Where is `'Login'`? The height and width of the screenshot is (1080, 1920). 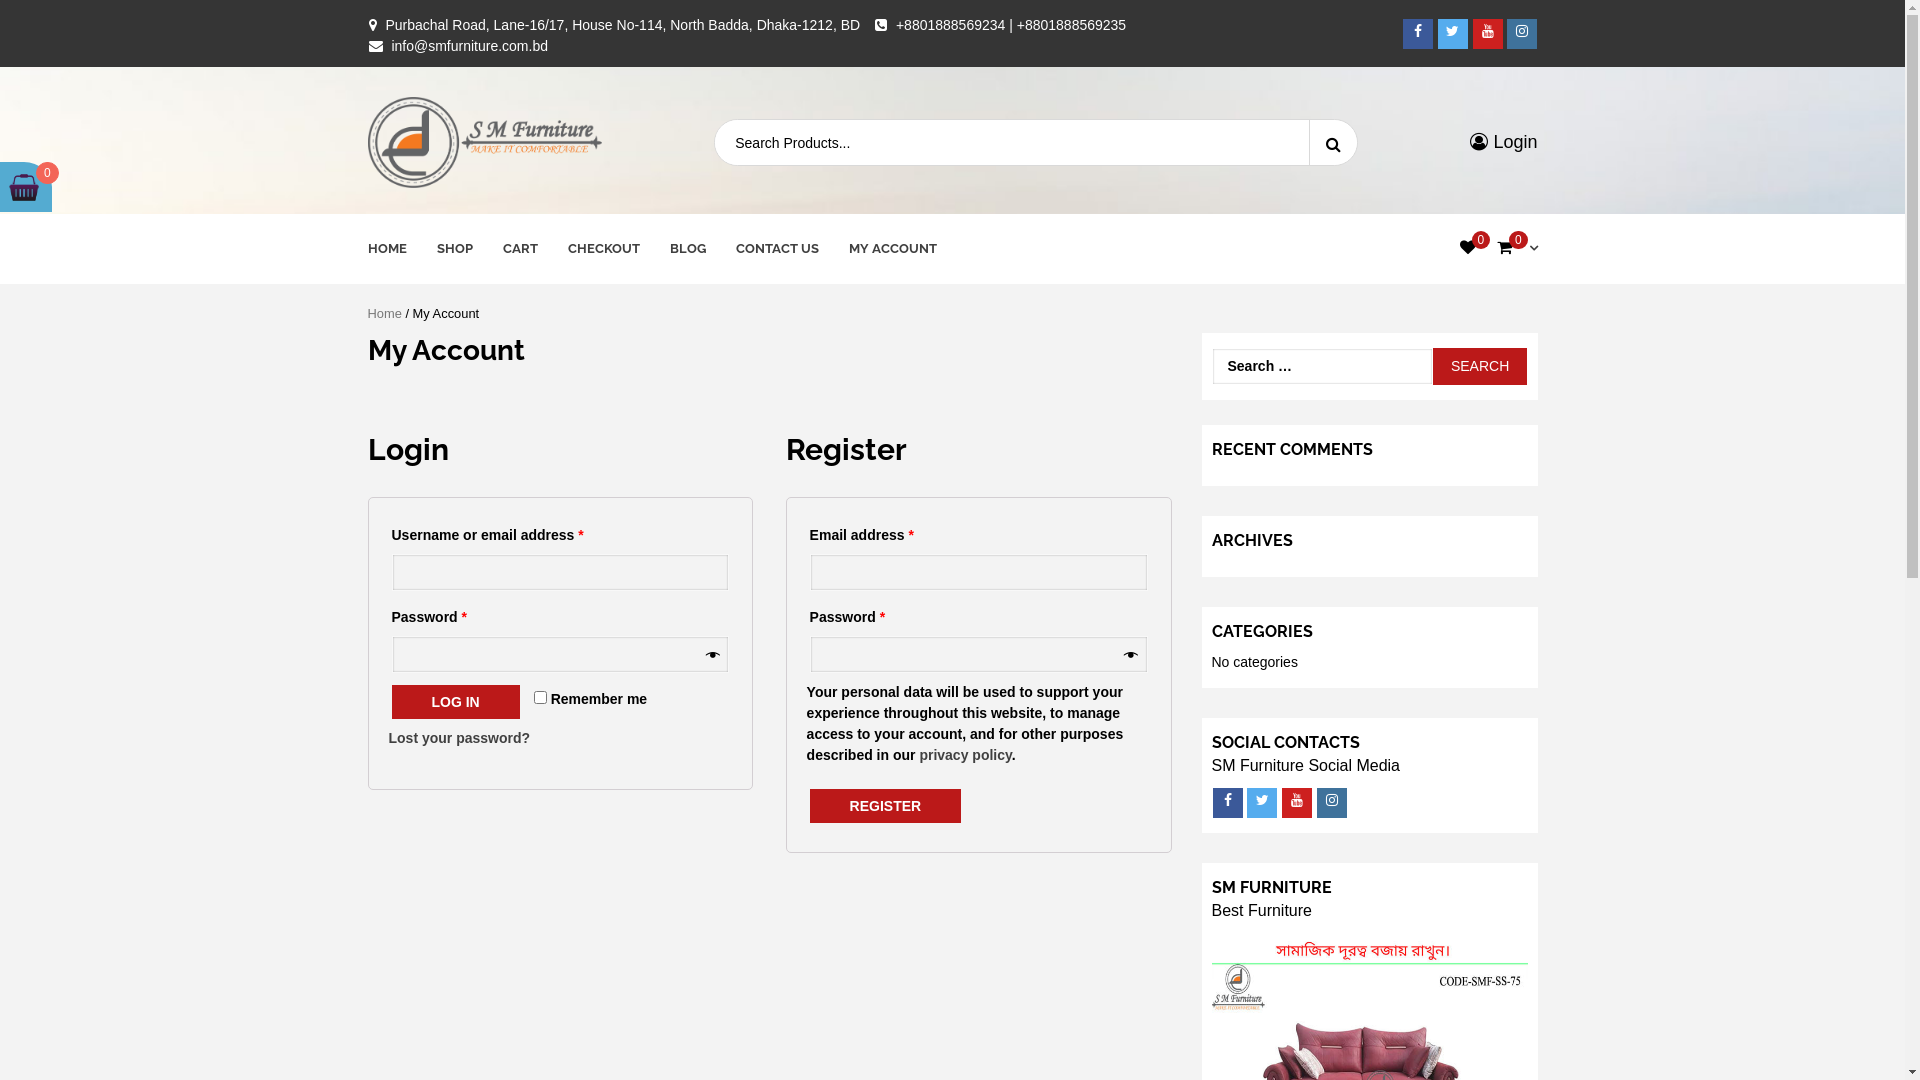 'Login' is located at coordinates (1503, 141).